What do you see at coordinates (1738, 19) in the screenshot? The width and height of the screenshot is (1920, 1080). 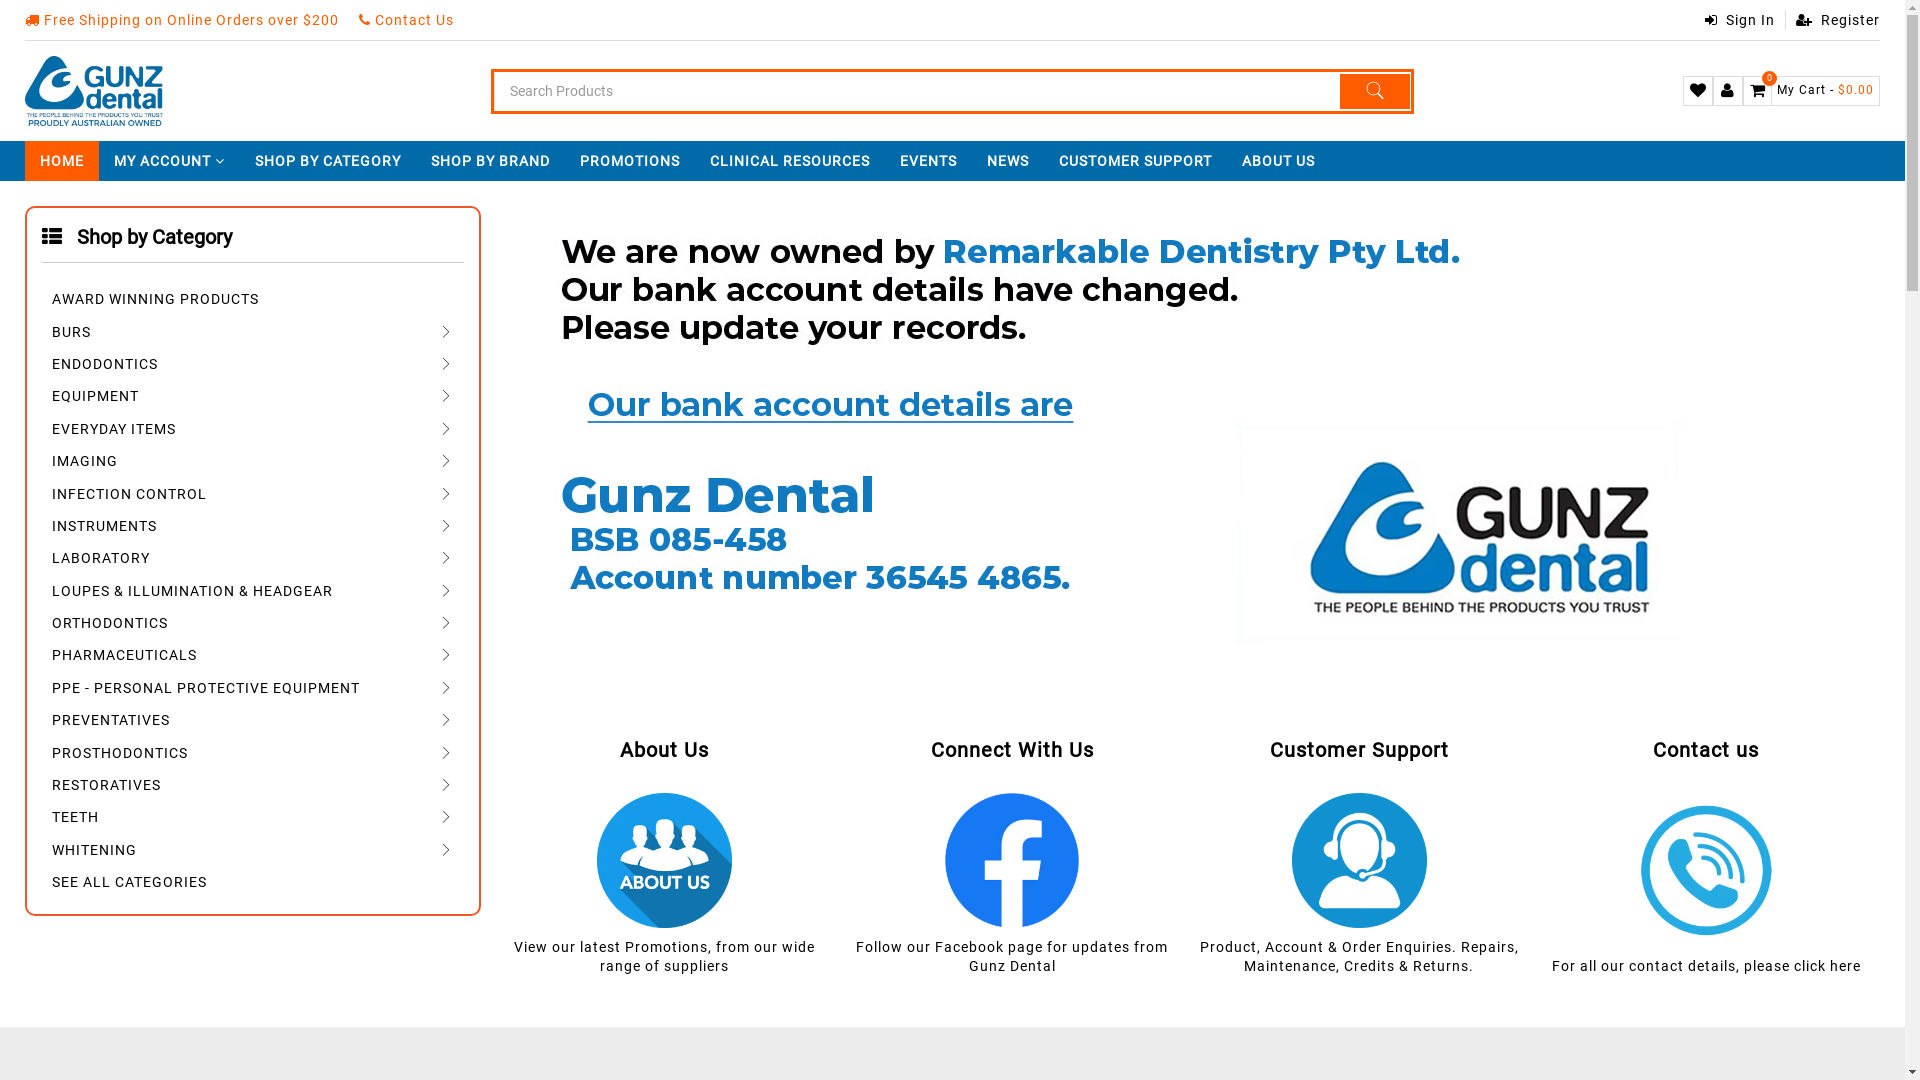 I see `'  Sign In'` at bounding box center [1738, 19].